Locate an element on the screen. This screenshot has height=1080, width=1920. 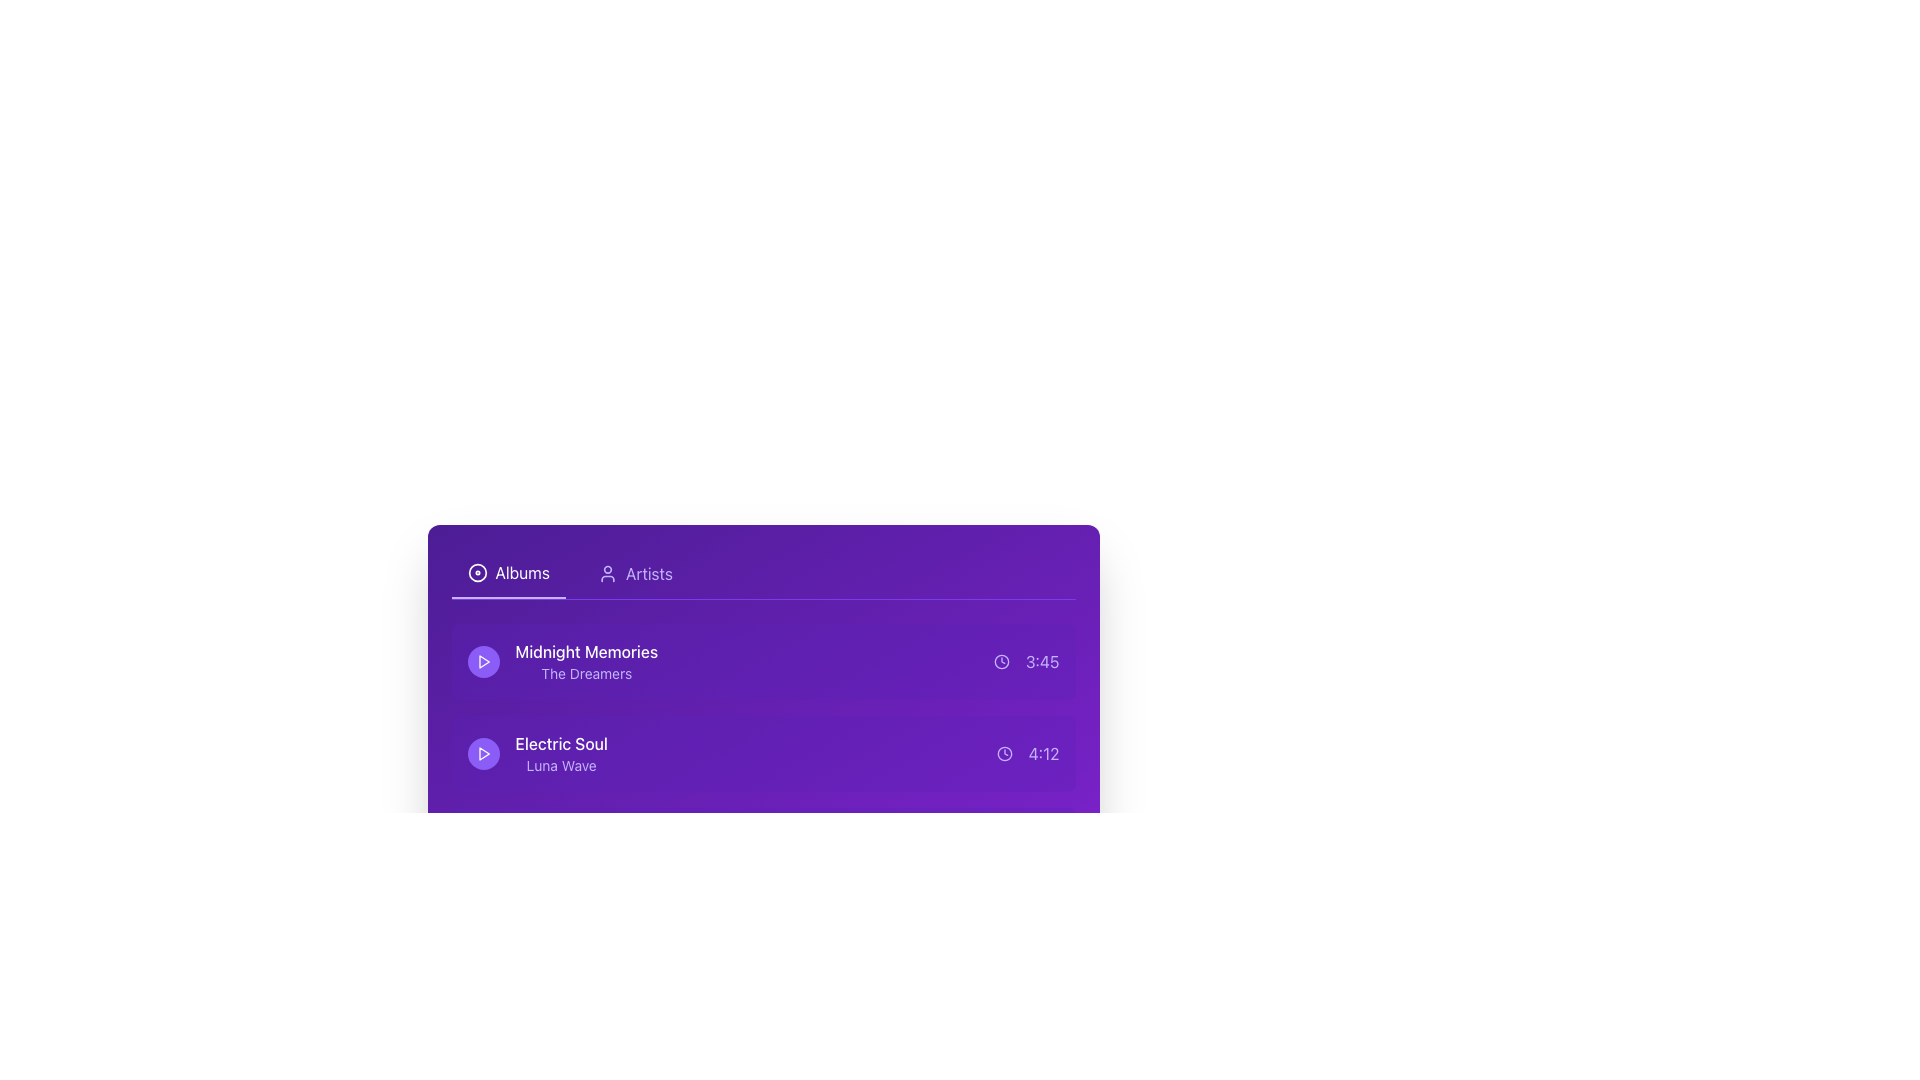
the 'Electric Soul' text label, which is styled with a medium-weight font and is the first line of text in a purple-themed user interface under the 'Albums' heading is located at coordinates (560, 744).